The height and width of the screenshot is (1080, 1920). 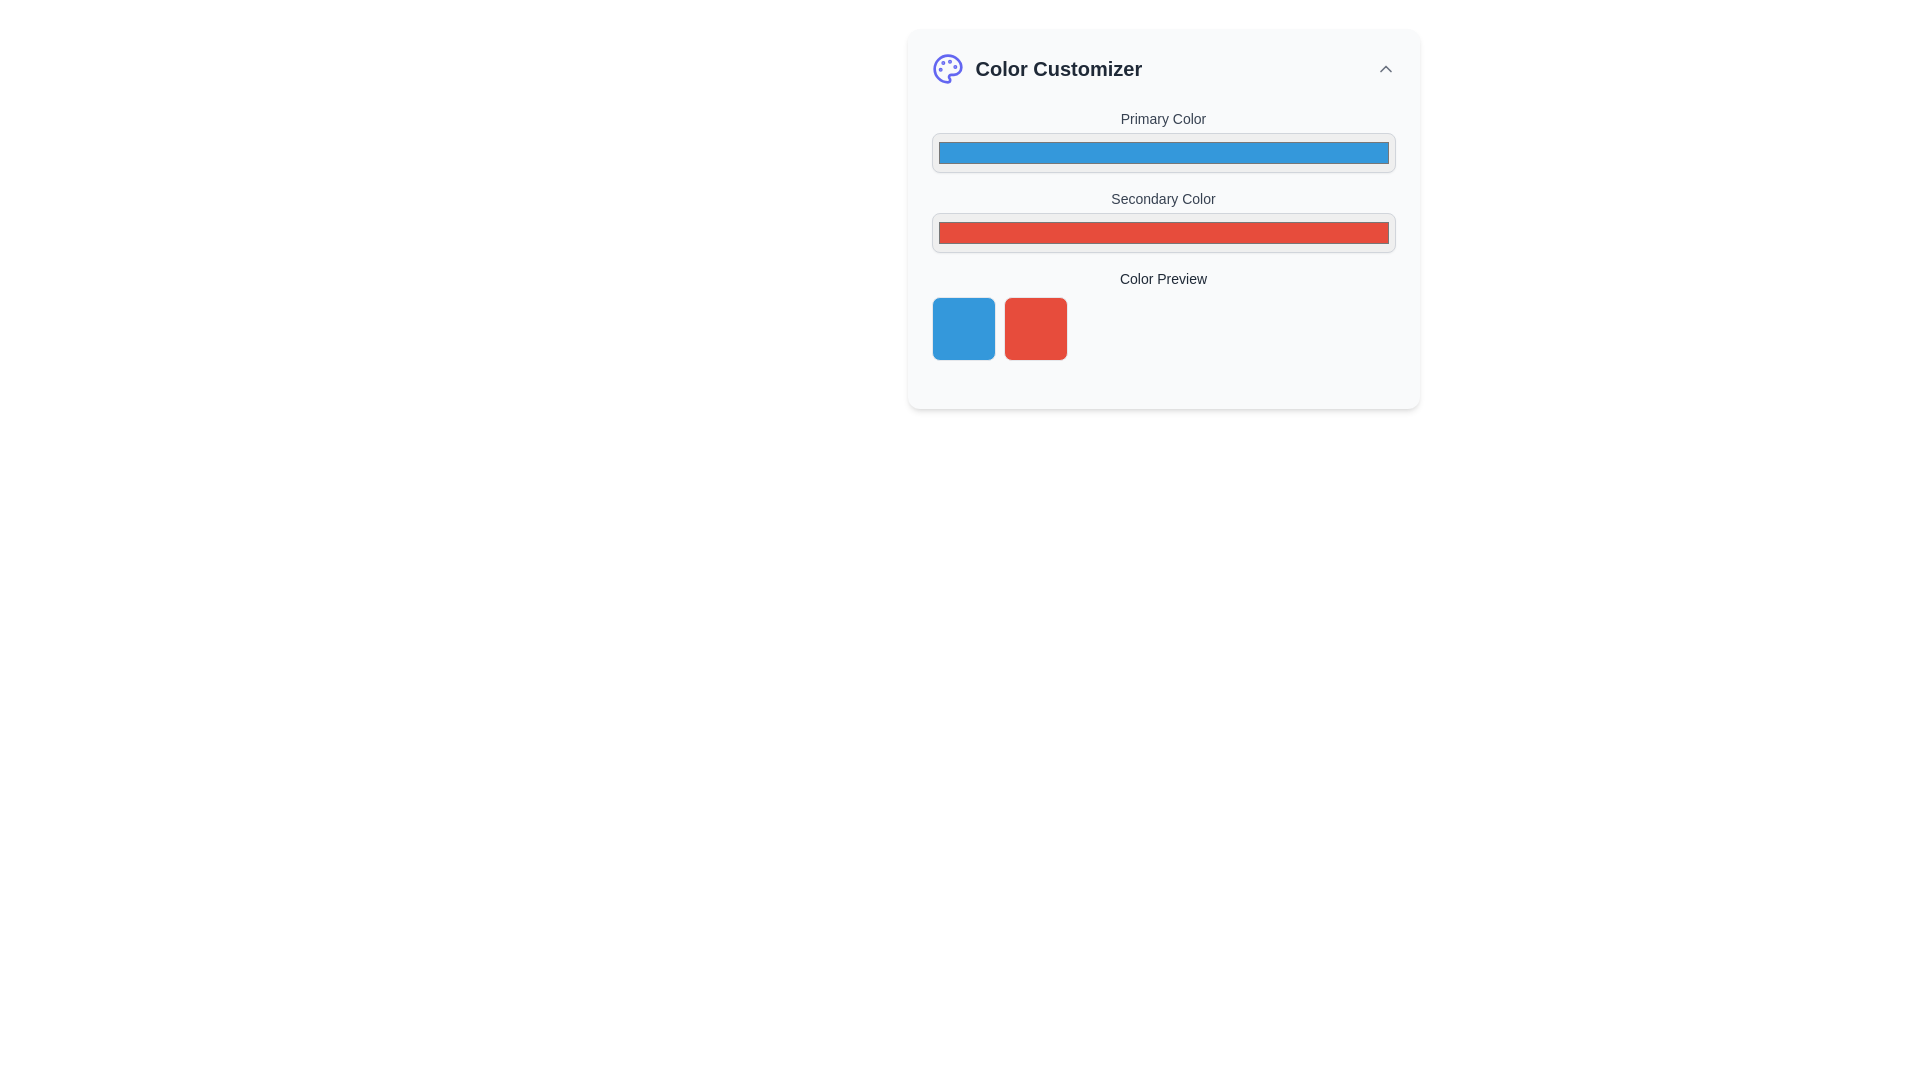 What do you see at coordinates (1163, 119) in the screenshot?
I see `label text 'Primary Color' displayed in gray at the top of the color customization form, above the color input box` at bounding box center [1163, 119].